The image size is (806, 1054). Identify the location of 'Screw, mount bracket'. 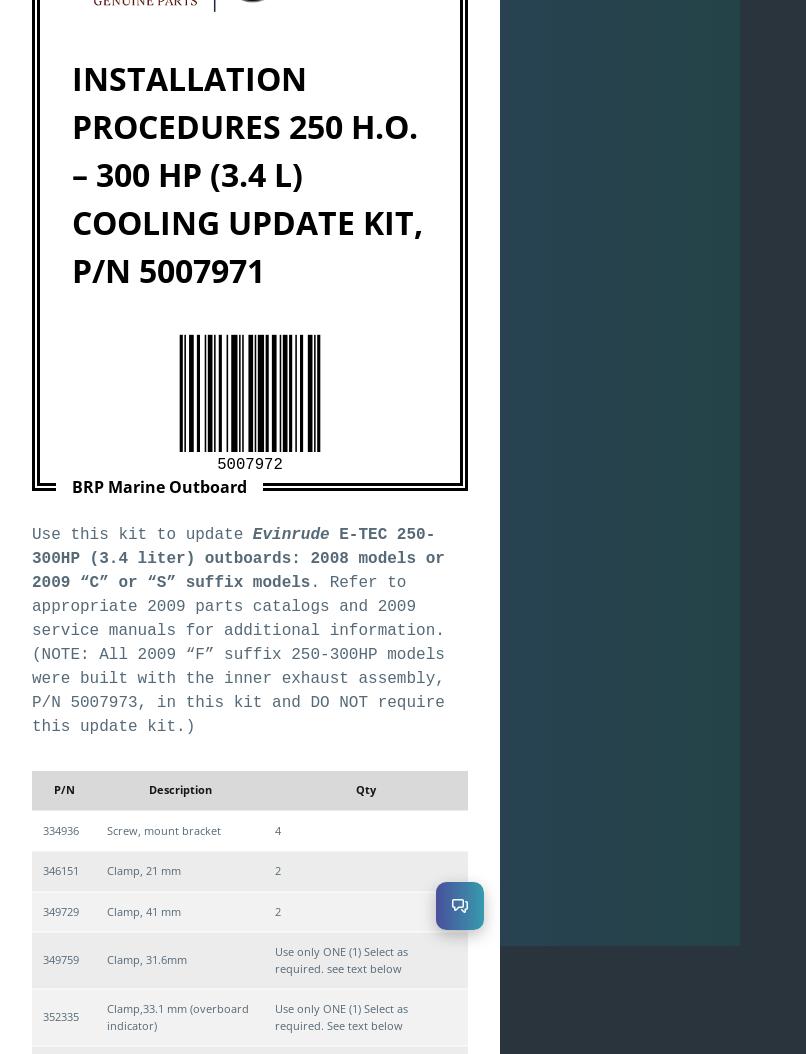
(164, 828).